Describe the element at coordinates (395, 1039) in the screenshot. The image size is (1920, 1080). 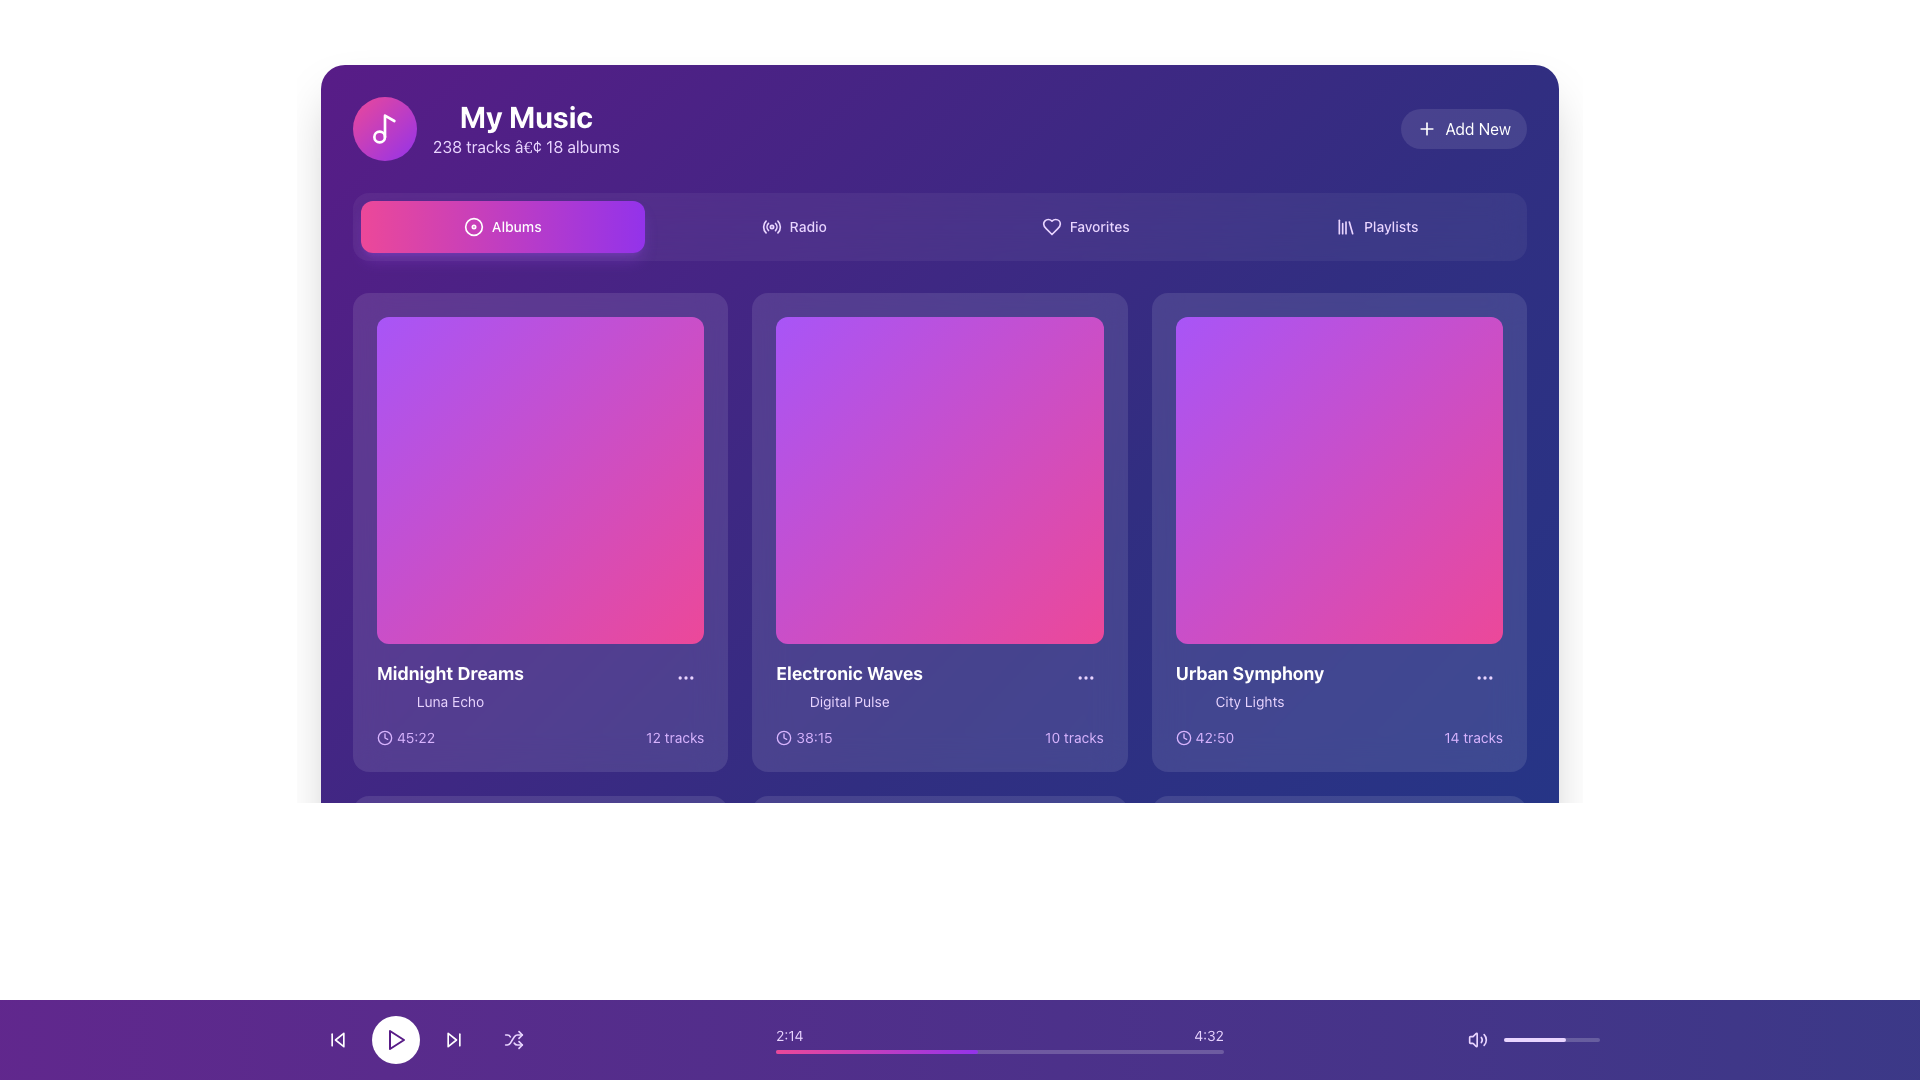
I see `the circular button with a white background and purple play icon, positioned centrally in the bottom row of controls` at that location.